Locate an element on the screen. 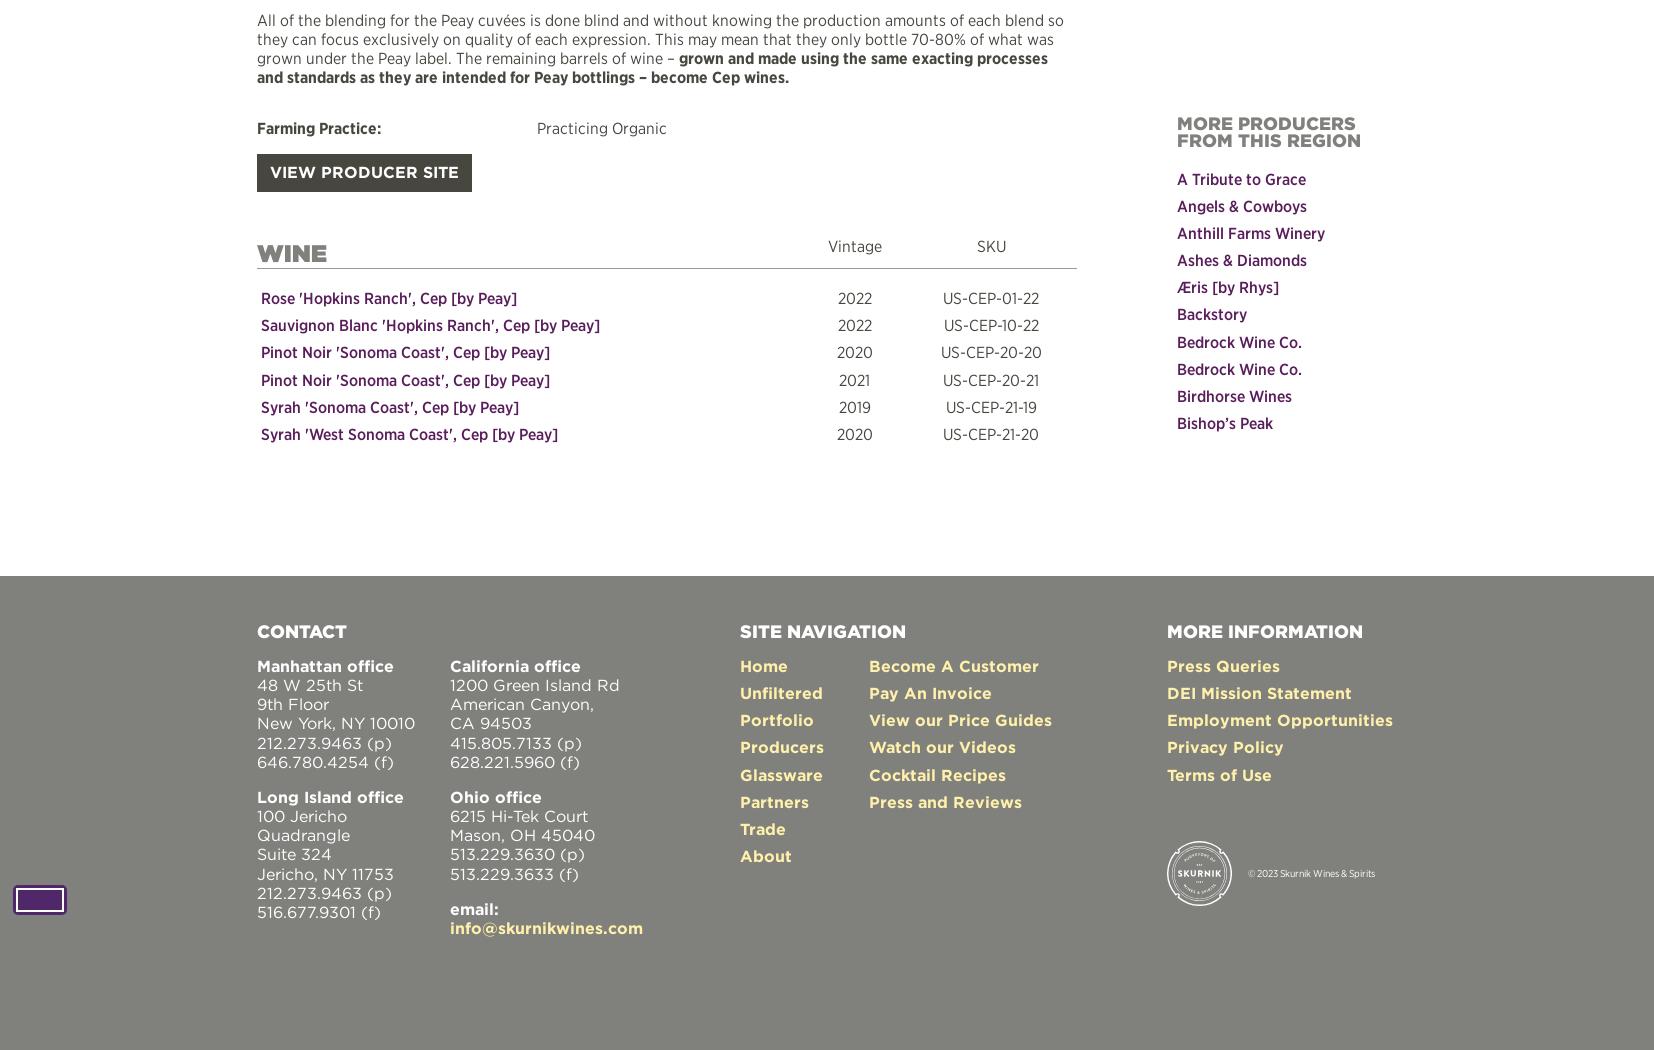 This screenshot has width=1654, height=1050. 'Partners' is located at coordinates (774, 800).